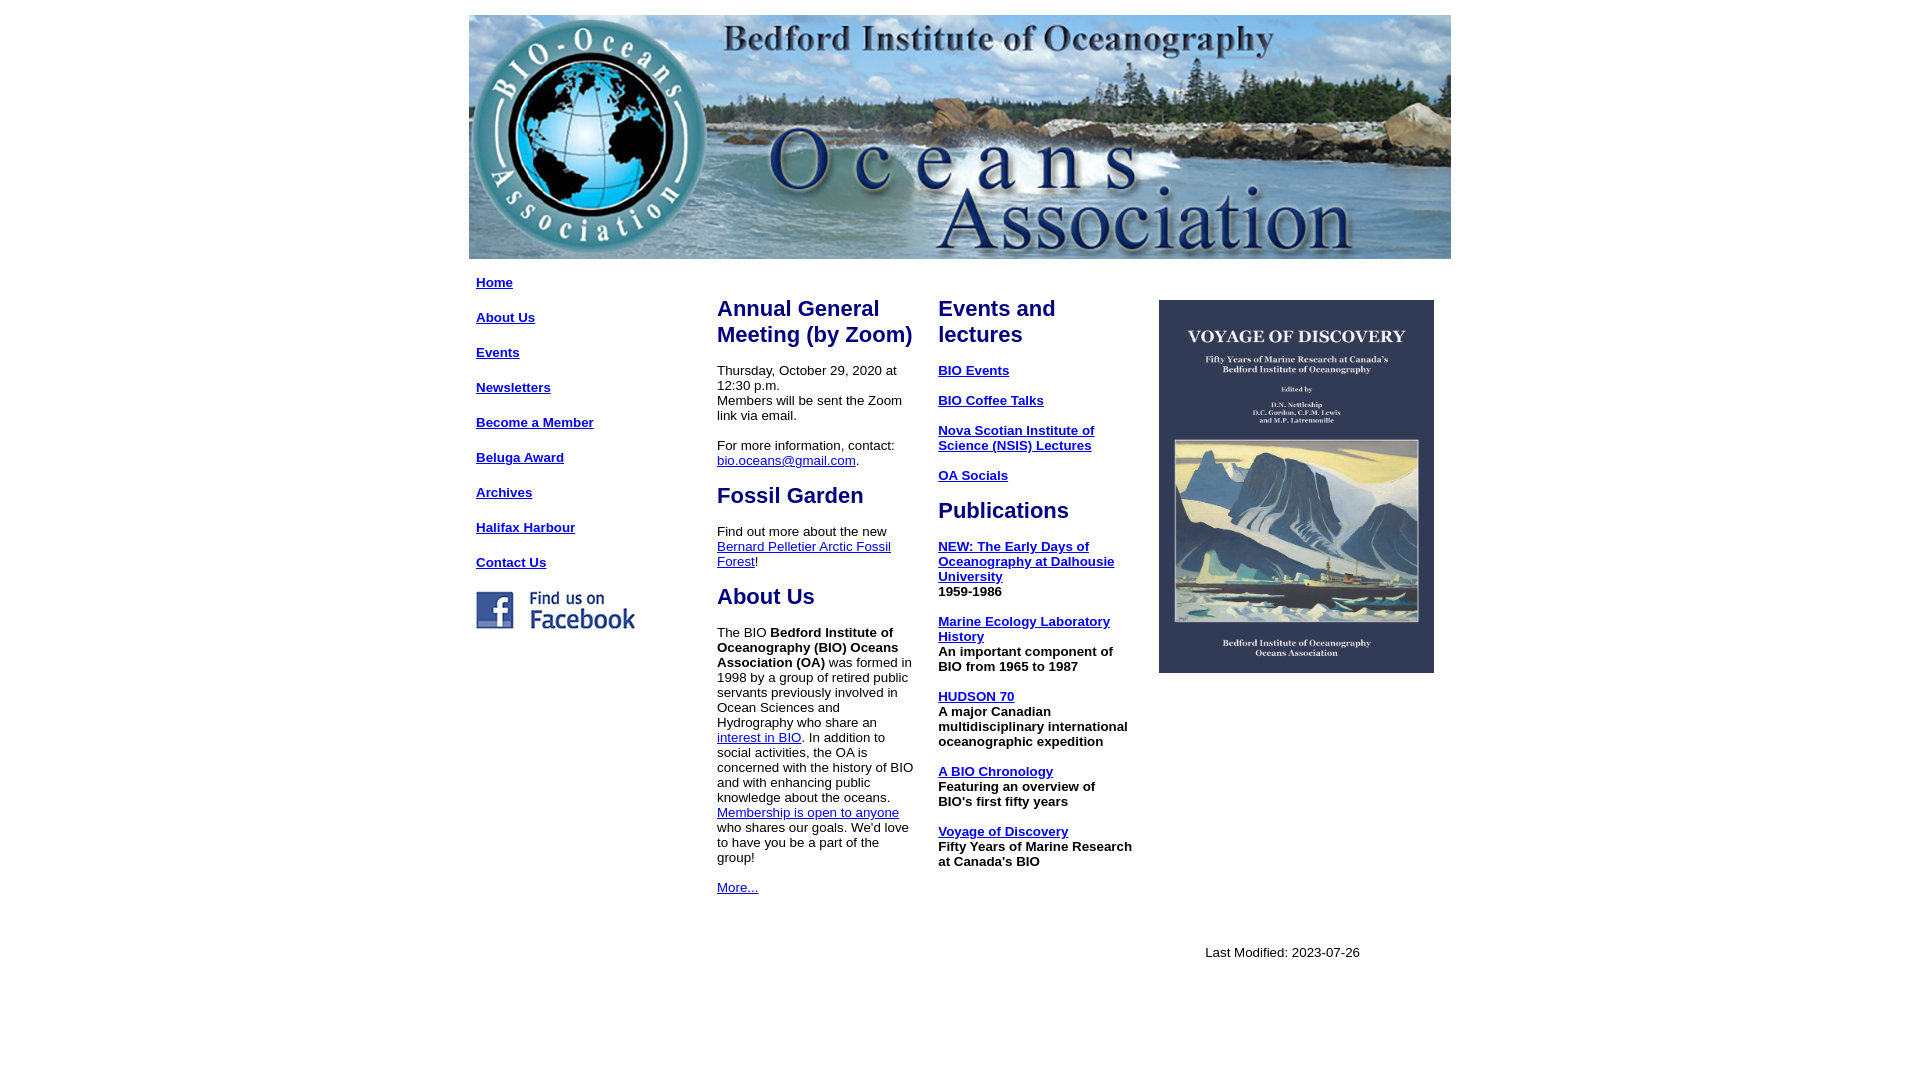 The height and width of the screenshot is (1080, 1920). Describe the element at coordinates (498, 351) in the screenshot. I see `'Events'` at that location.